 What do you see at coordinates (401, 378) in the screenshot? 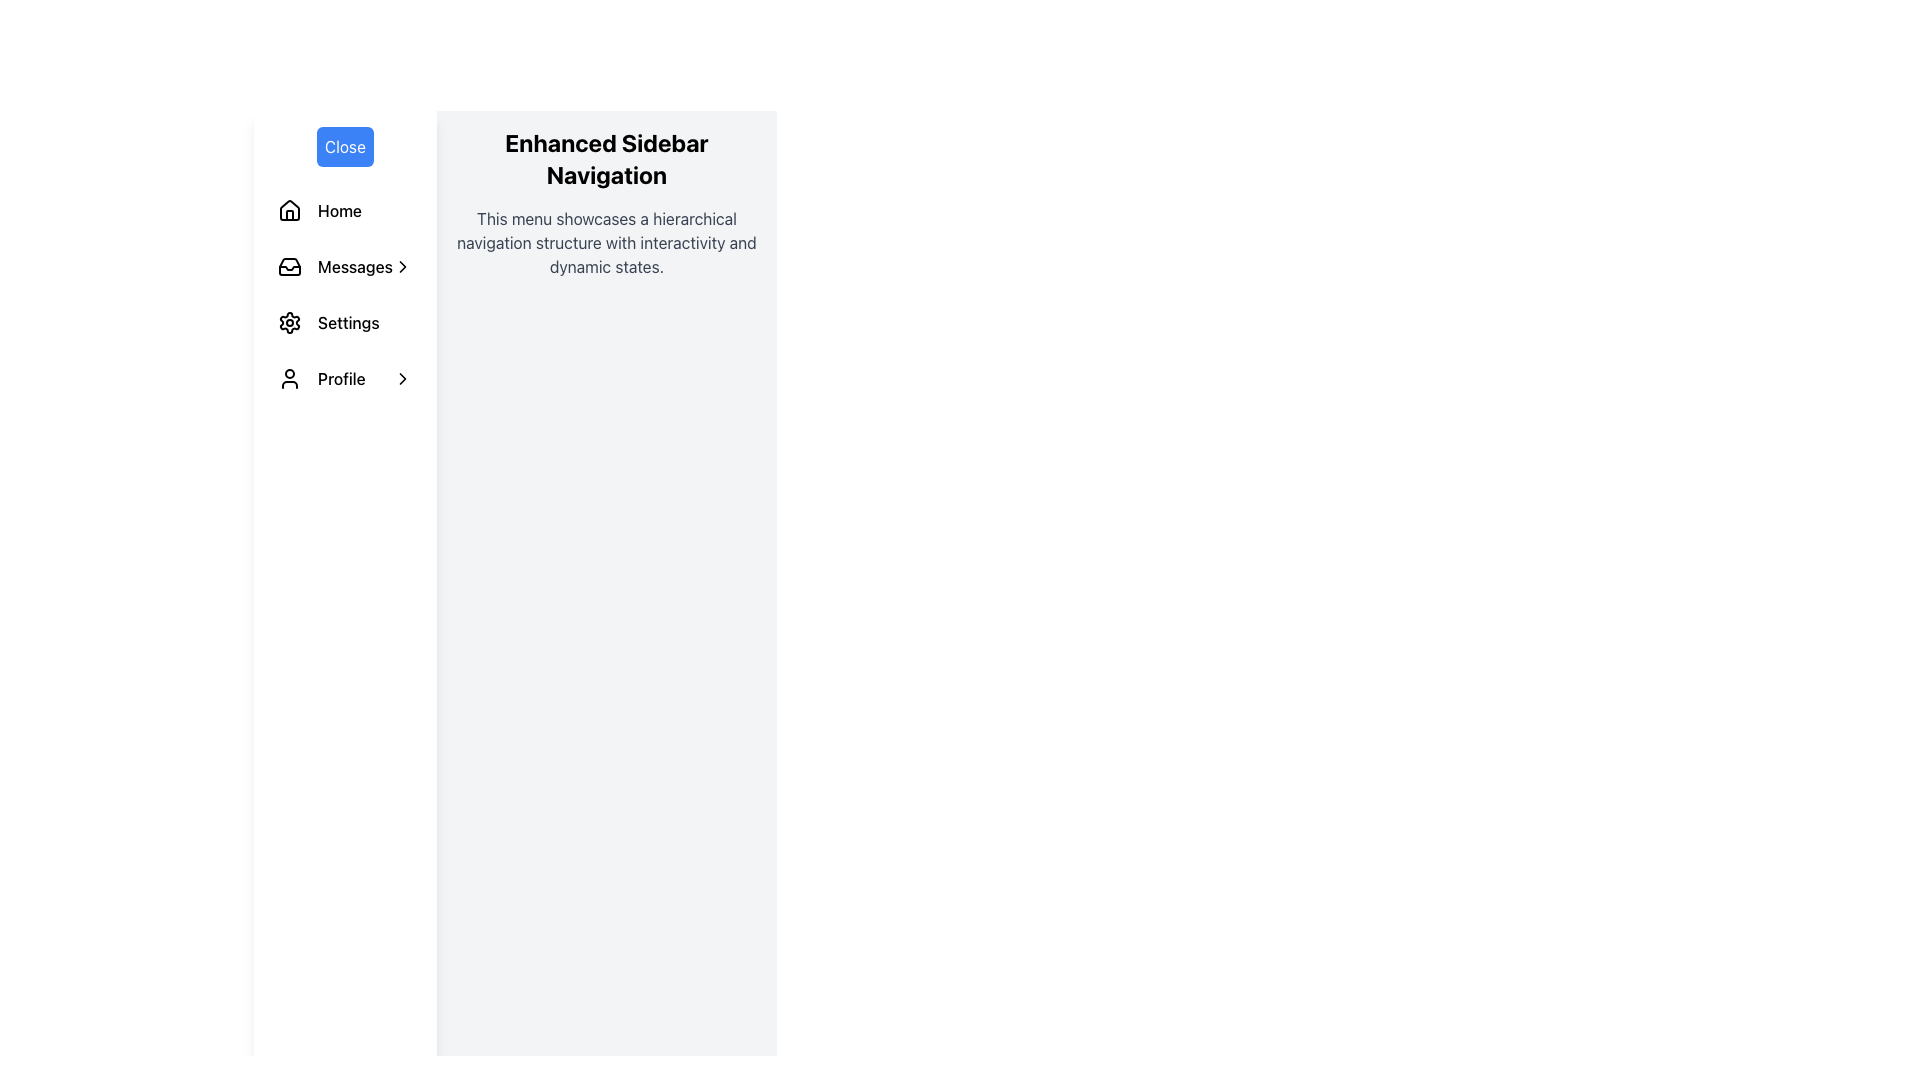
I see `the Chevron Icon located at the far right of the 'Profile' item row in the vertical navigation bar, adjacent to the text 'Profile'` at bounding box center [401, 378].